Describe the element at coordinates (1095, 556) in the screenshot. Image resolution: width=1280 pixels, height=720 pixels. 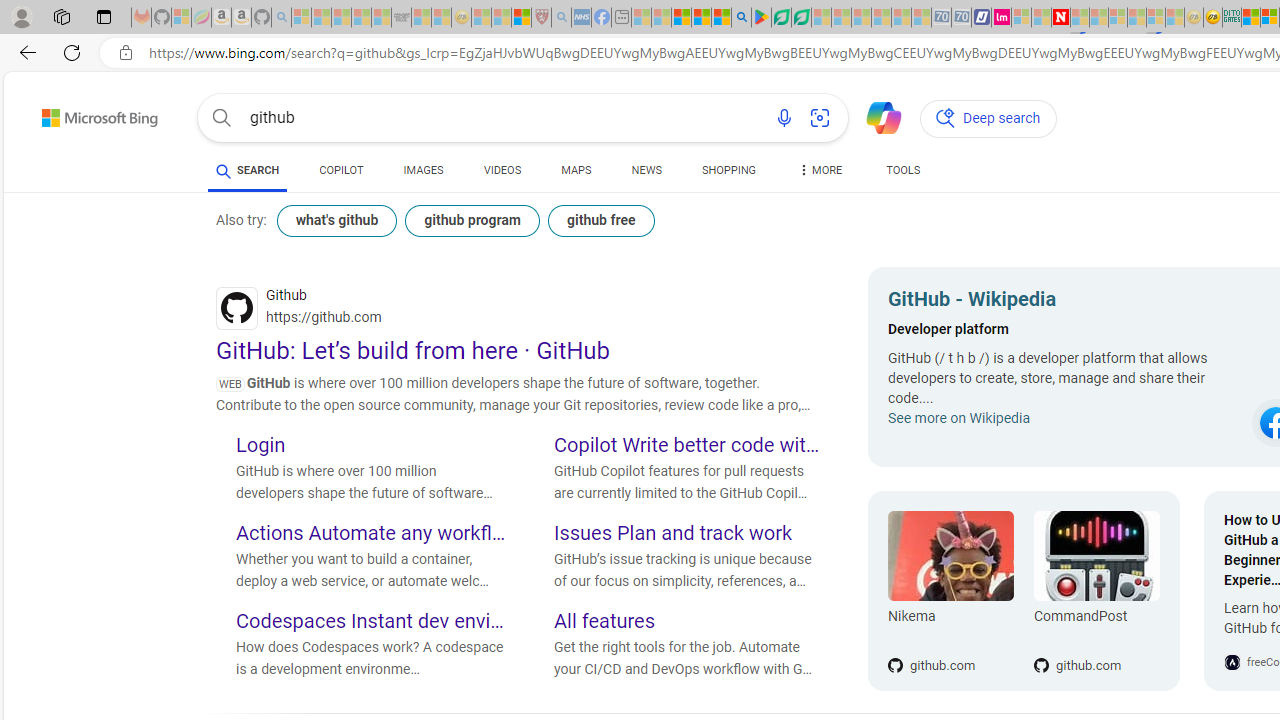
I see `'CommandPost'` at that location.